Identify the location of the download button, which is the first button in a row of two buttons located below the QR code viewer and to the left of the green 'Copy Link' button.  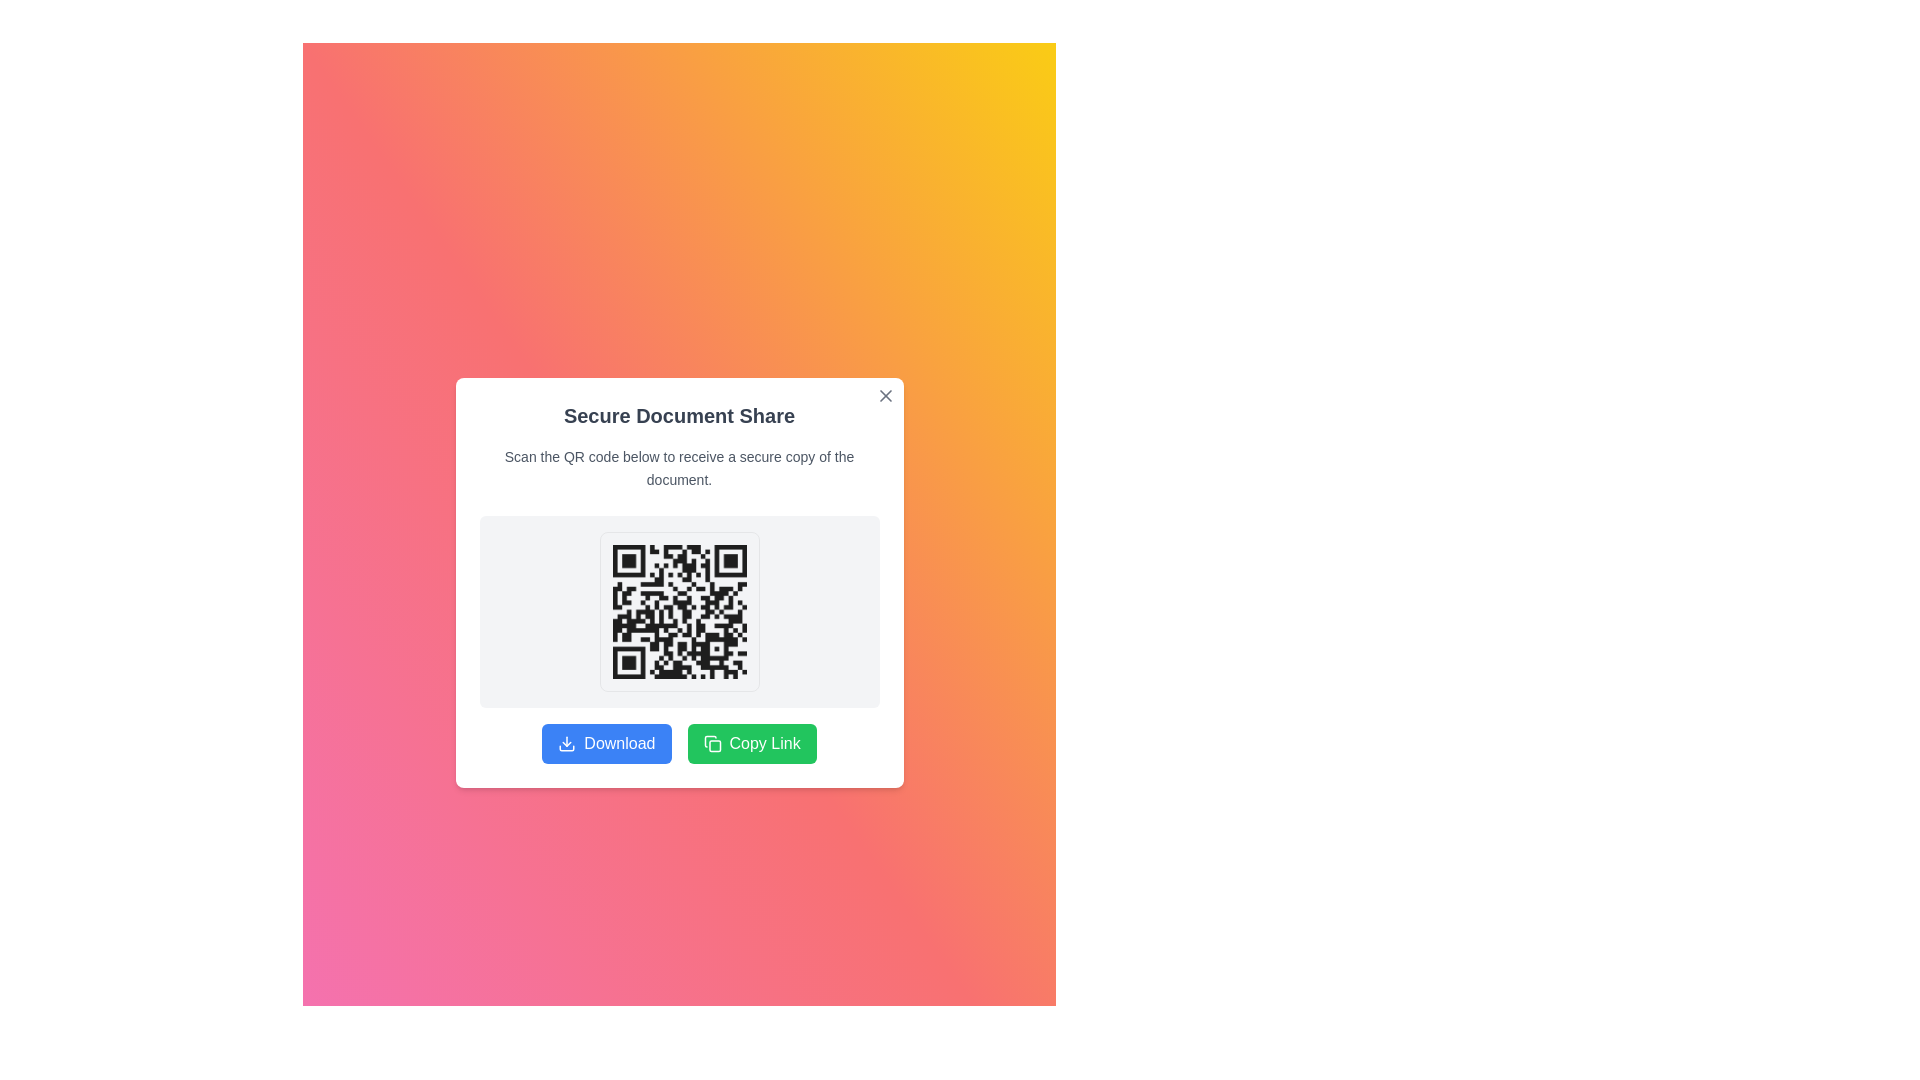
(605, 743).